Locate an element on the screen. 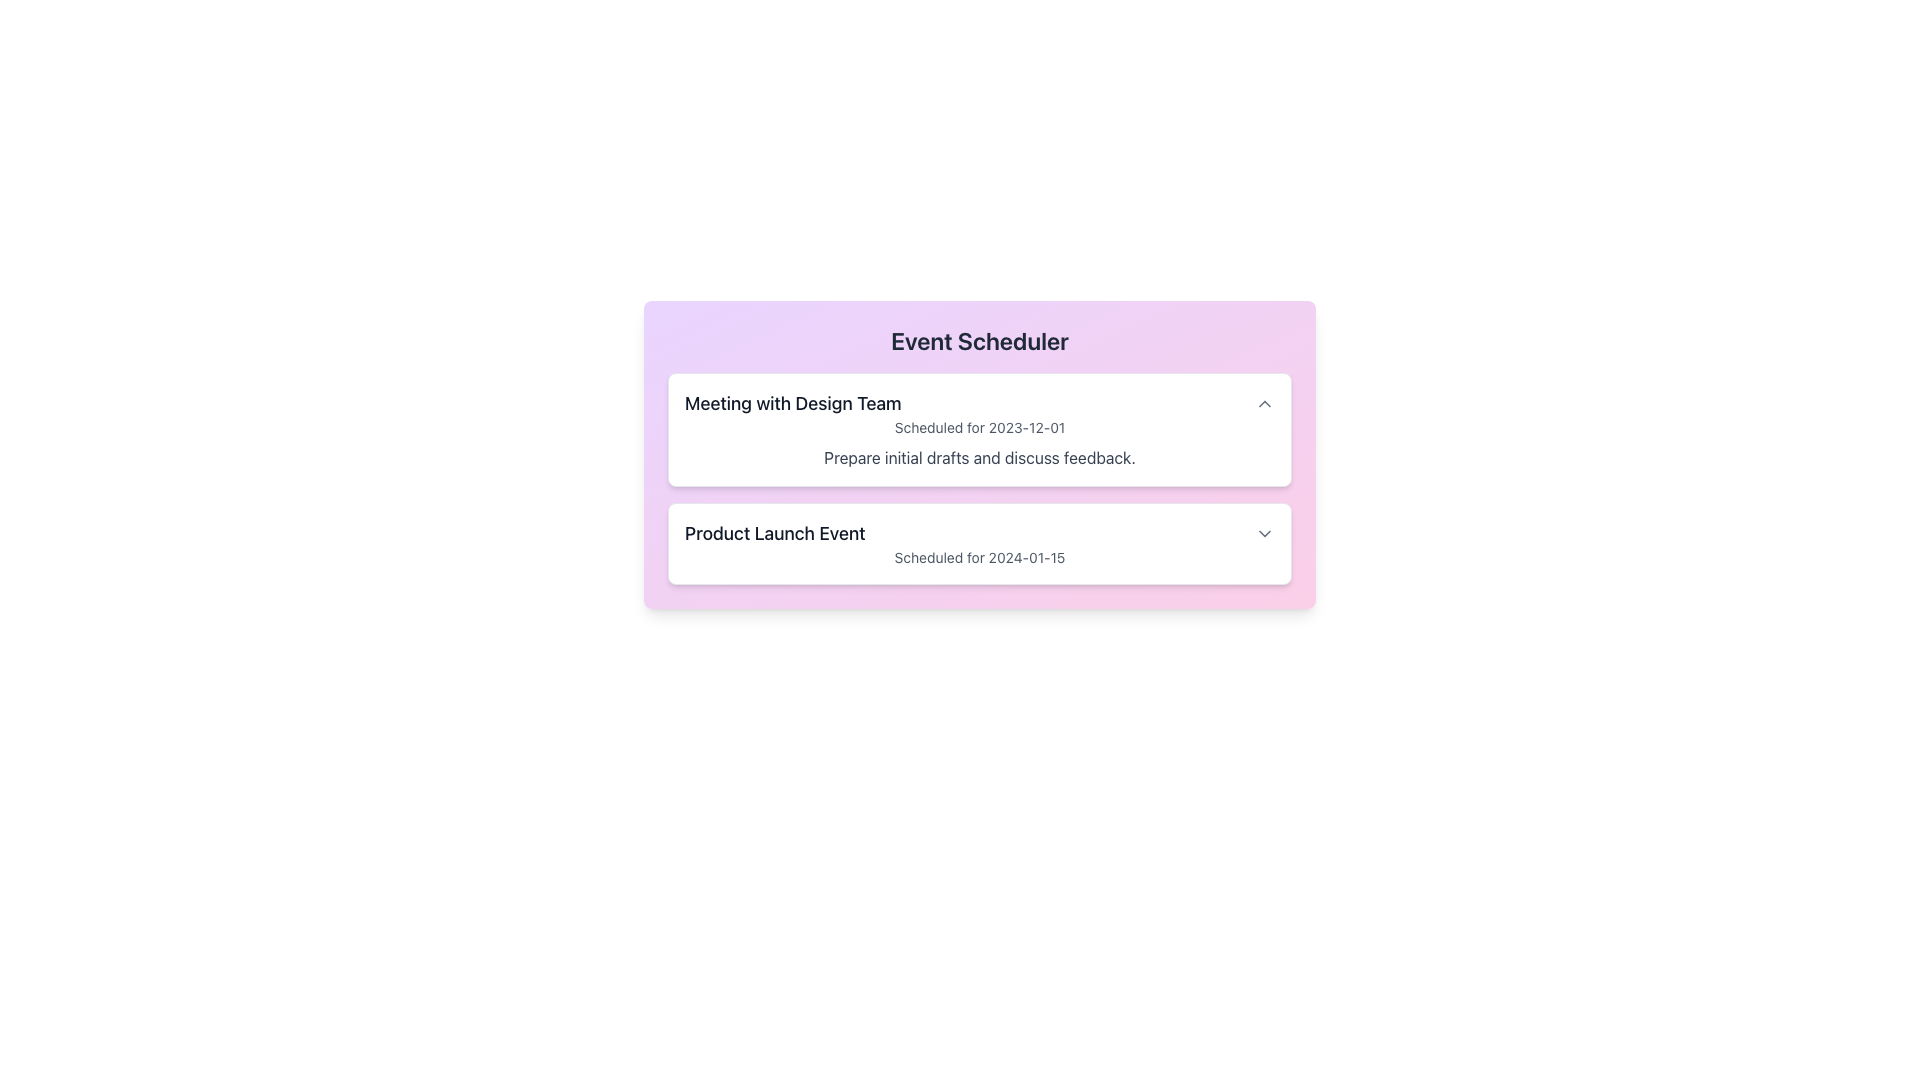 This screenshot has height=1080, width=1920. the text label that serves as a title for a scheduled event, located at the top of a rectangular section with a dropdown icon and additional scheduling information is located at coordinates (774, 532).